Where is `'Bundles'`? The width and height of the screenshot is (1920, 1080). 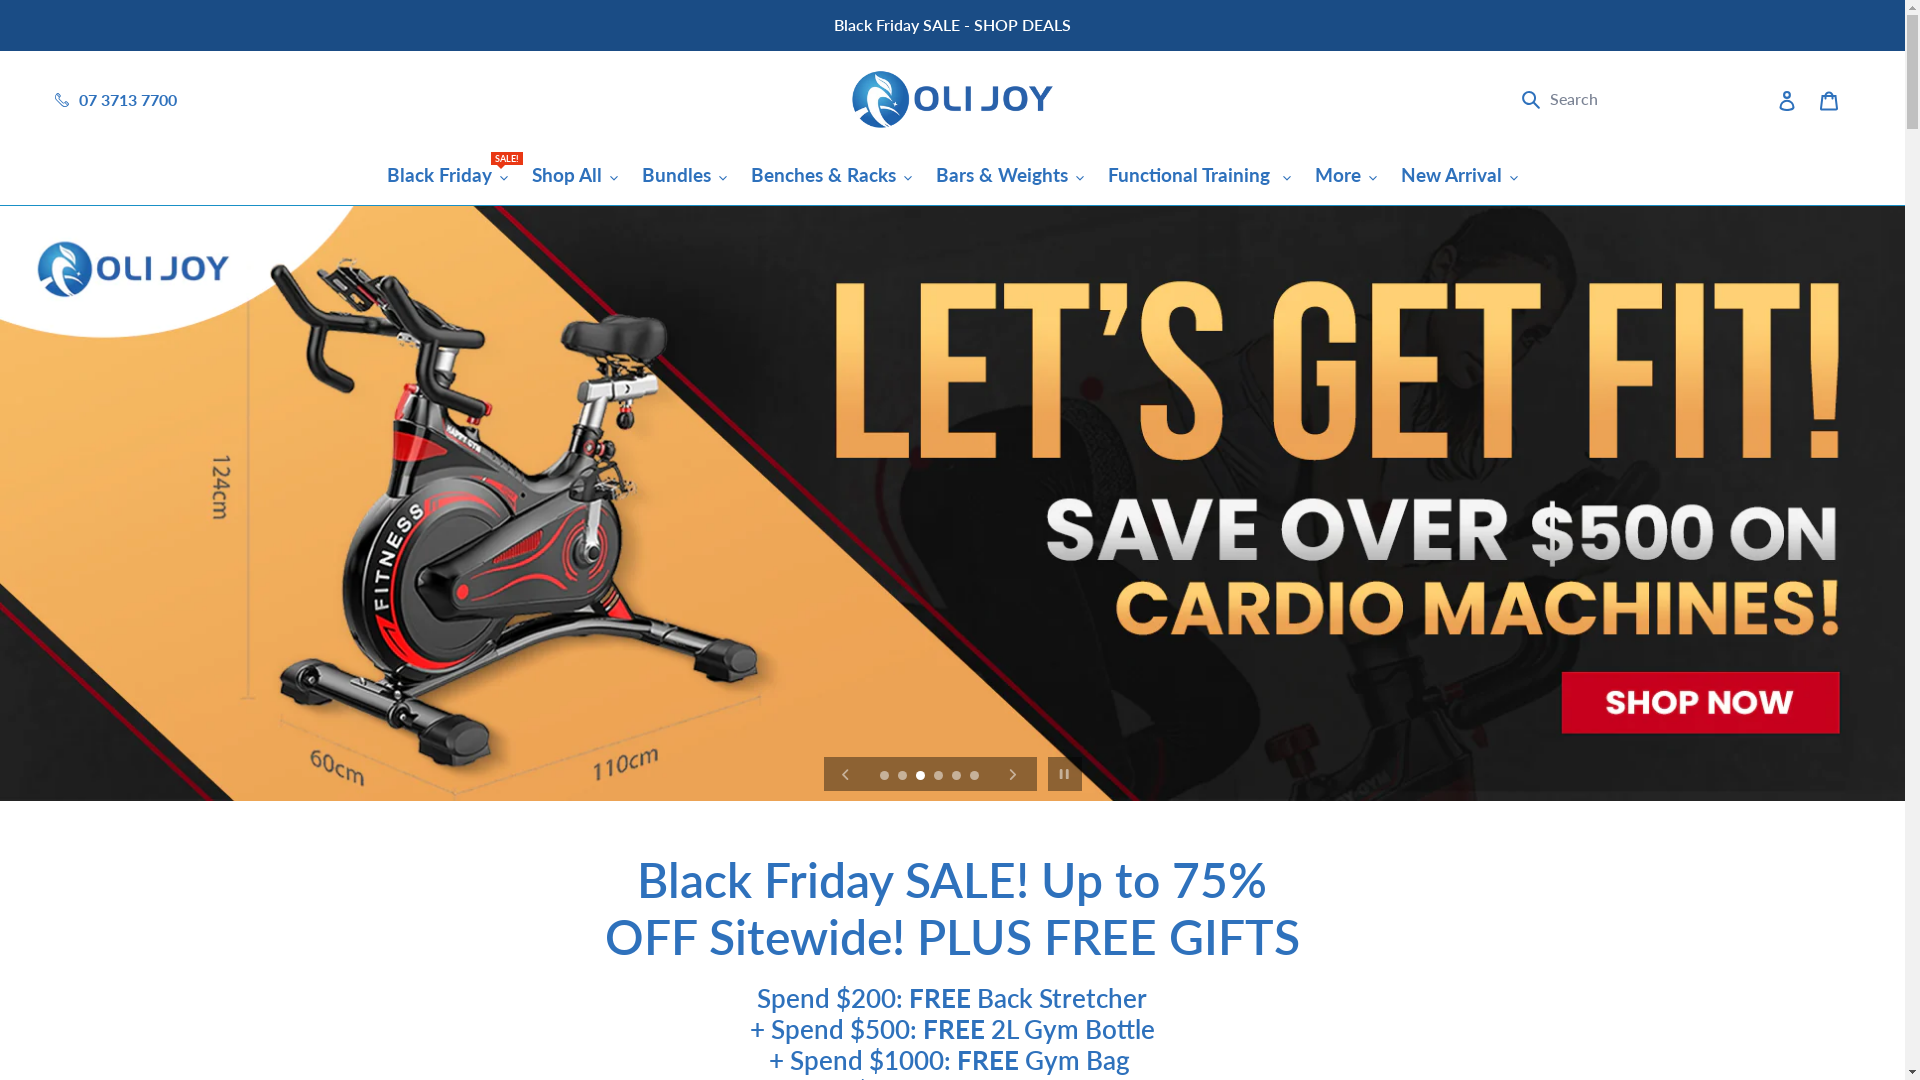 'Bundles' is located at coordinates (684, 174).